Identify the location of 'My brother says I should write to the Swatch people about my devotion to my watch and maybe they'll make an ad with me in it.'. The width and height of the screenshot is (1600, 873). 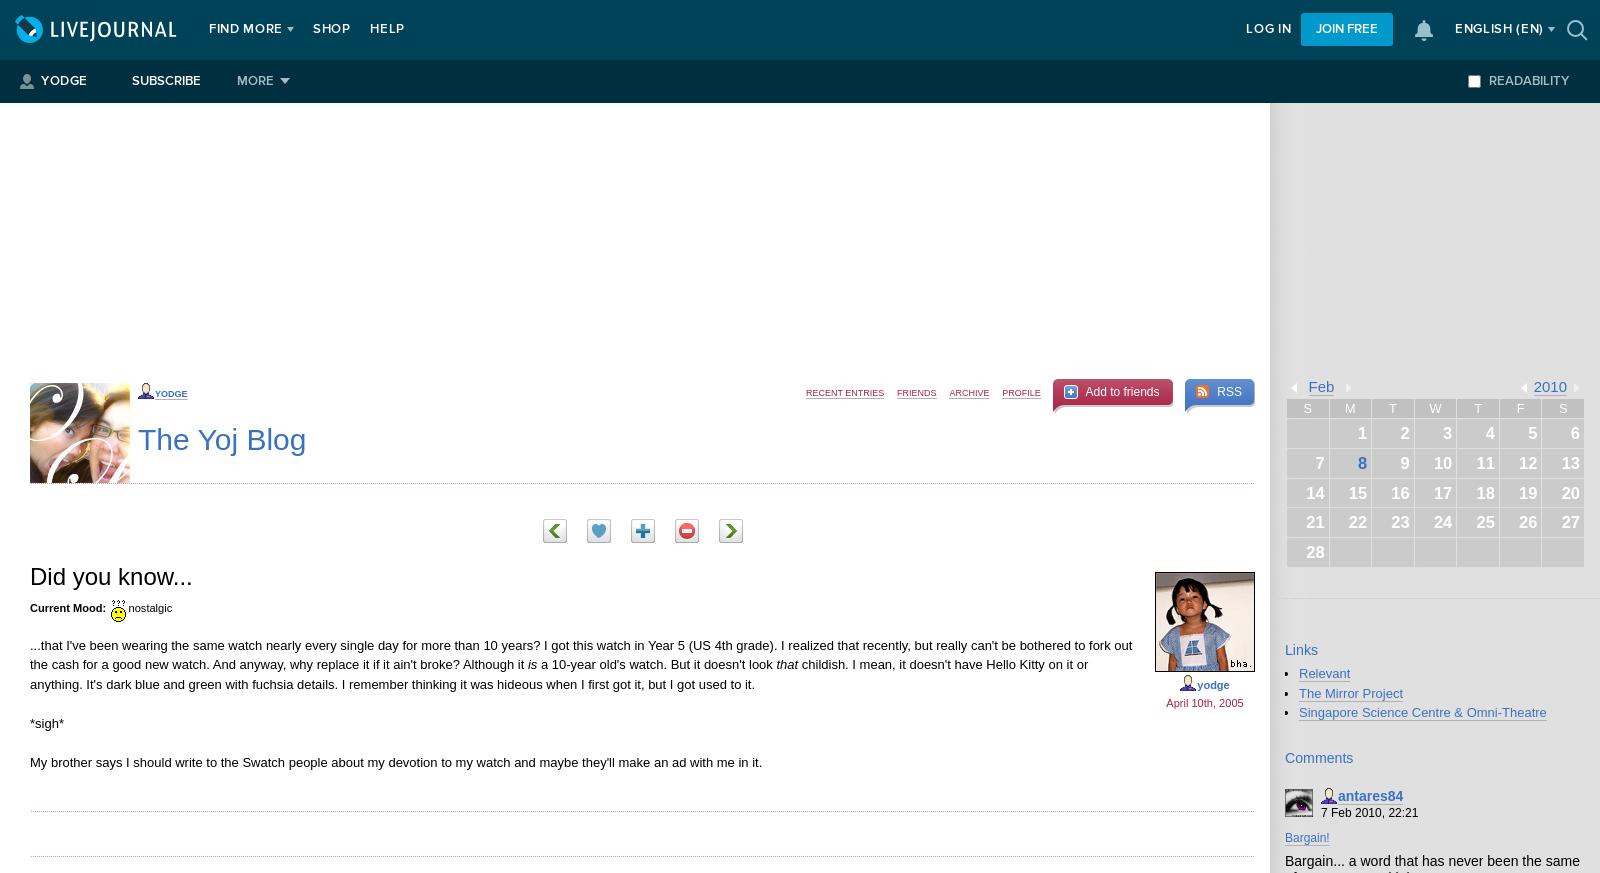
(28, 760).